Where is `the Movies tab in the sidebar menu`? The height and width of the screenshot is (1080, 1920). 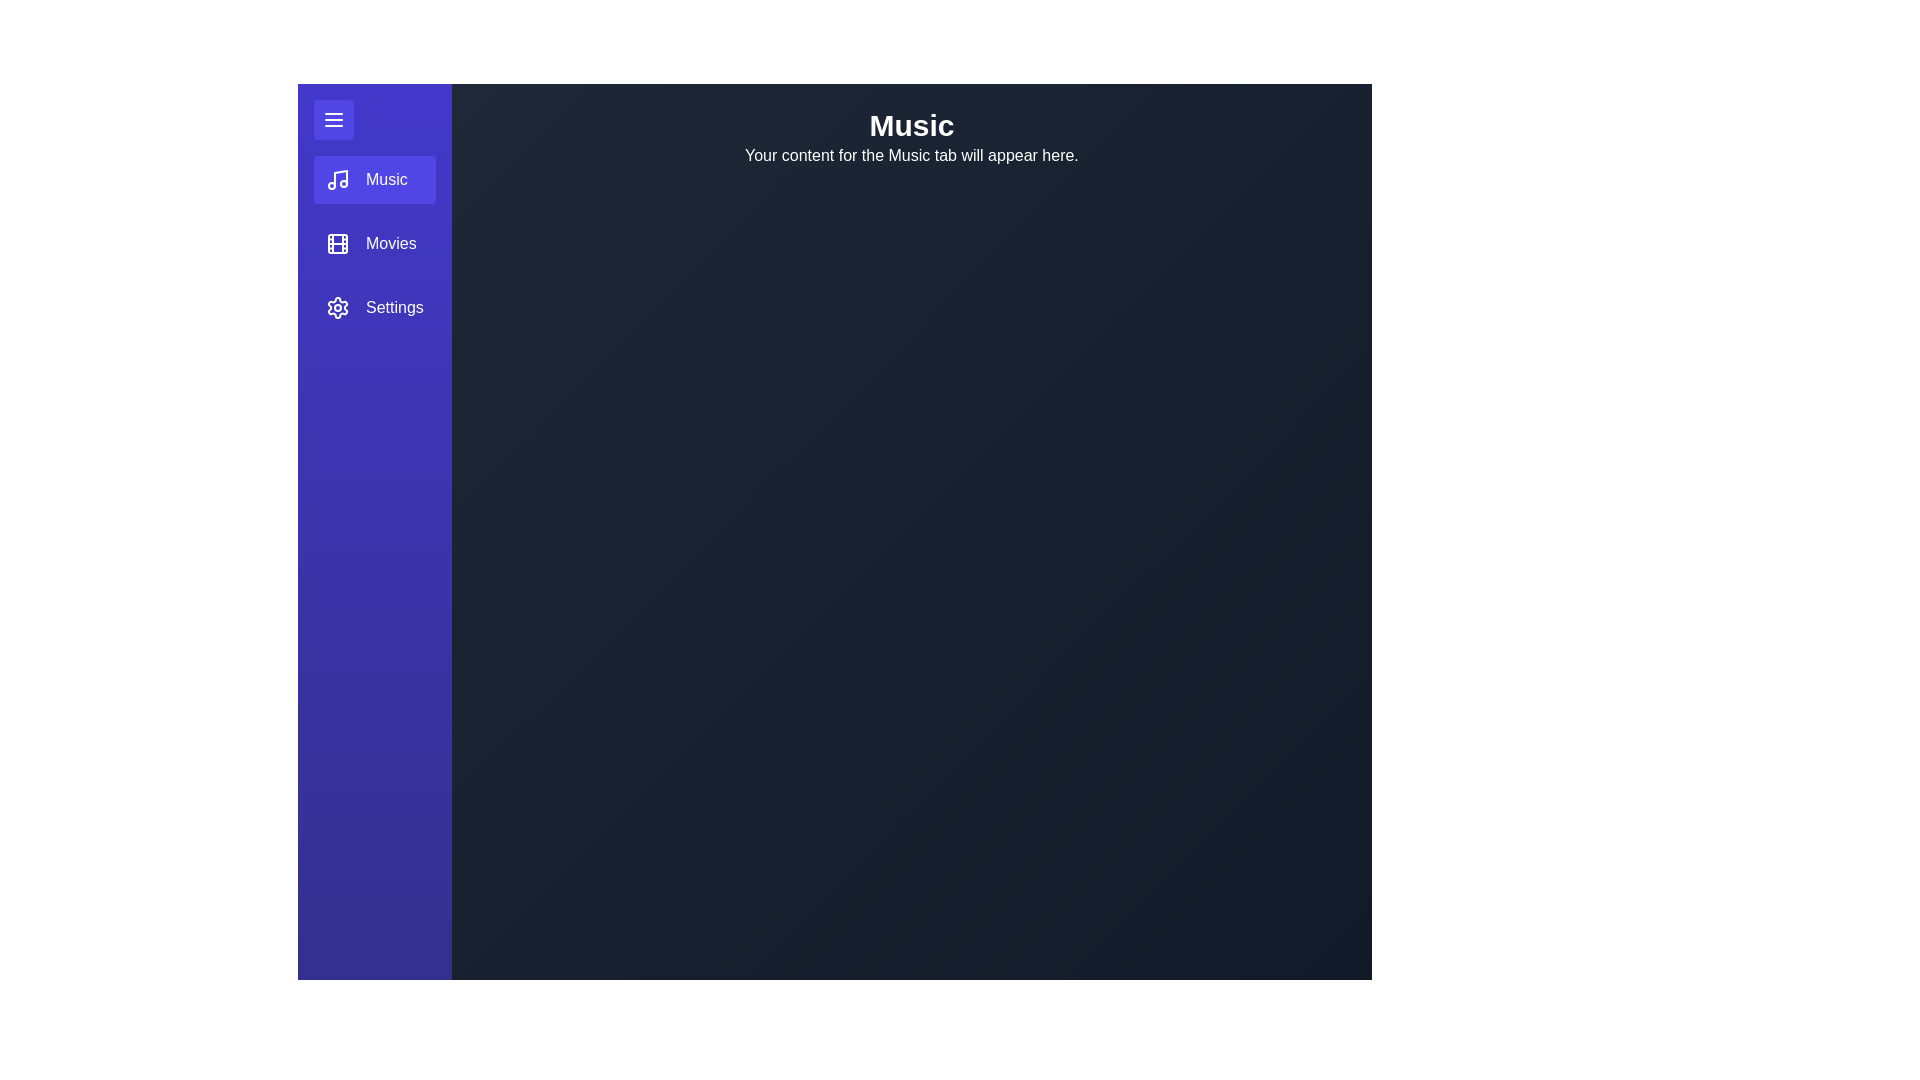 the Movies tab in the sidebar menu is located at coordinates (374, 242).